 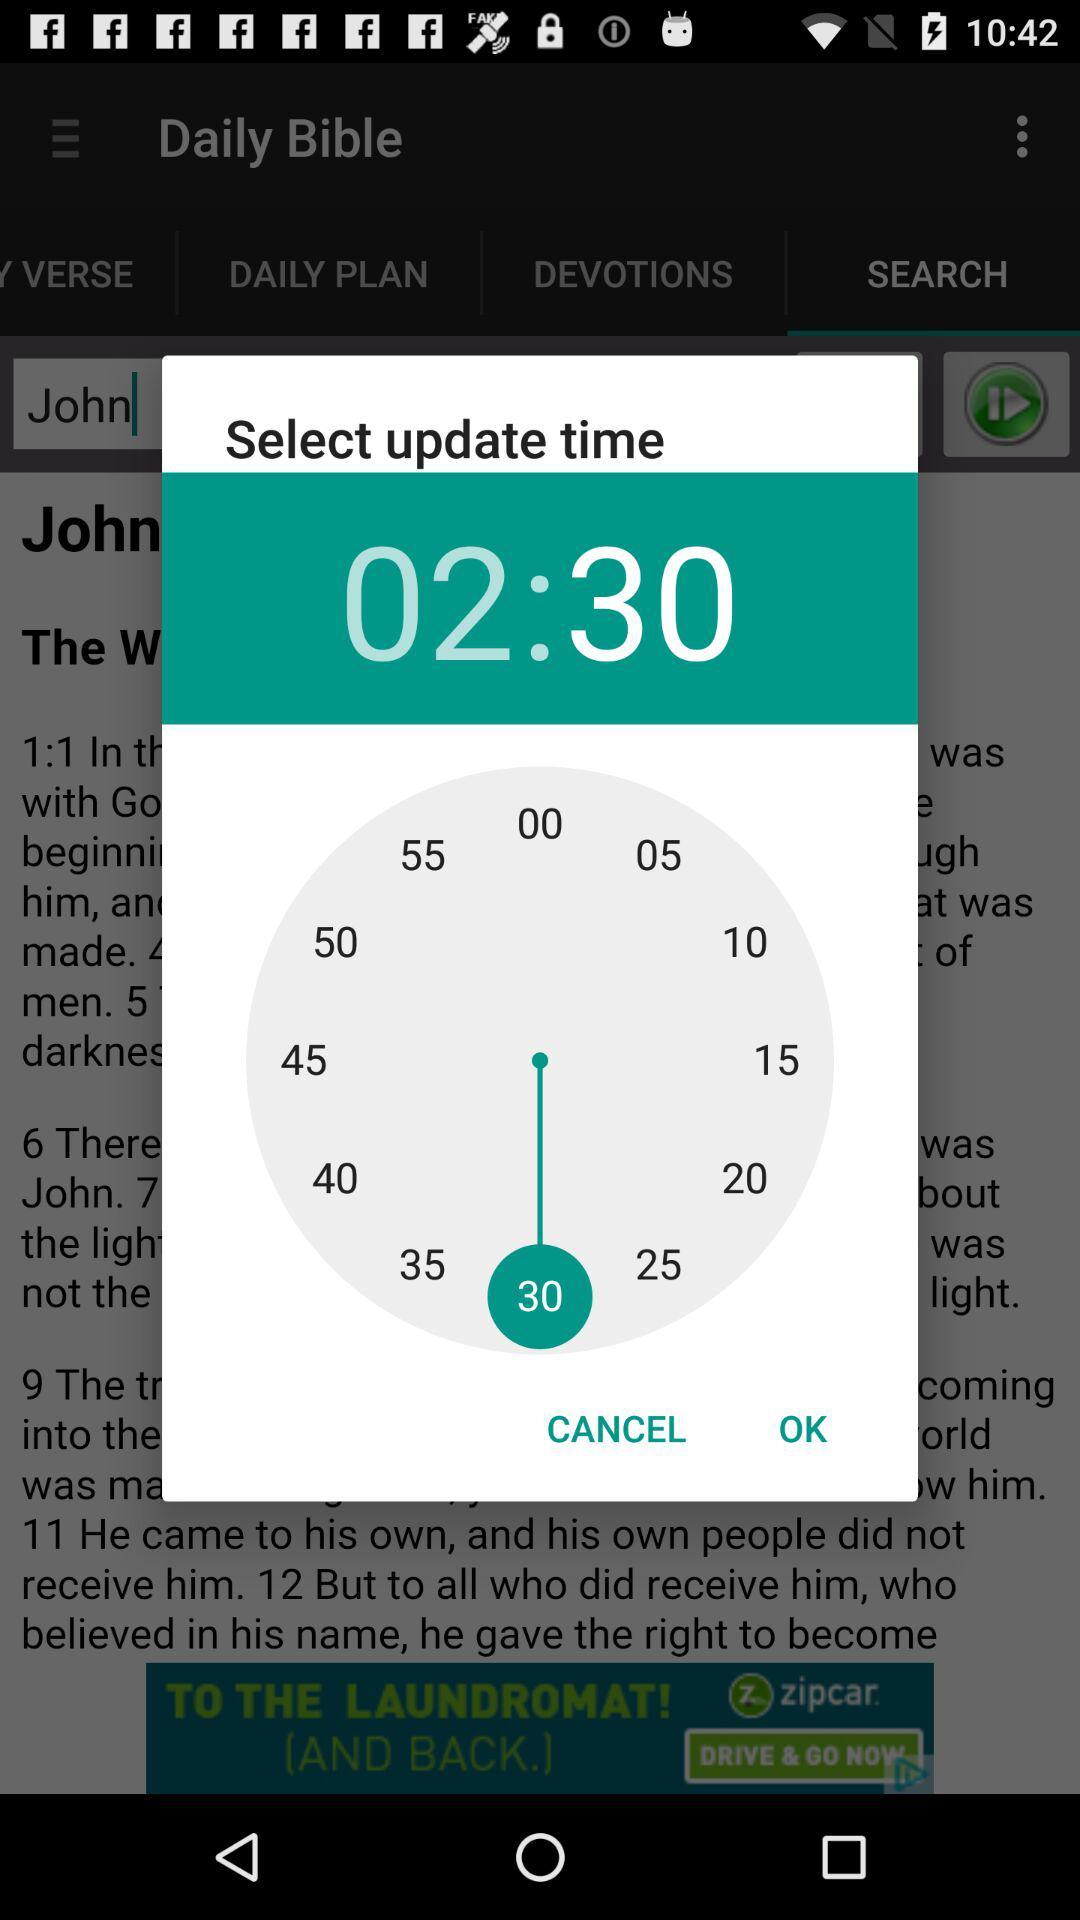 What do you see at coordinates (801, 1427) in the screenshot?
I see `icon to the right of cancel item` at bounding box center [801, 1427].